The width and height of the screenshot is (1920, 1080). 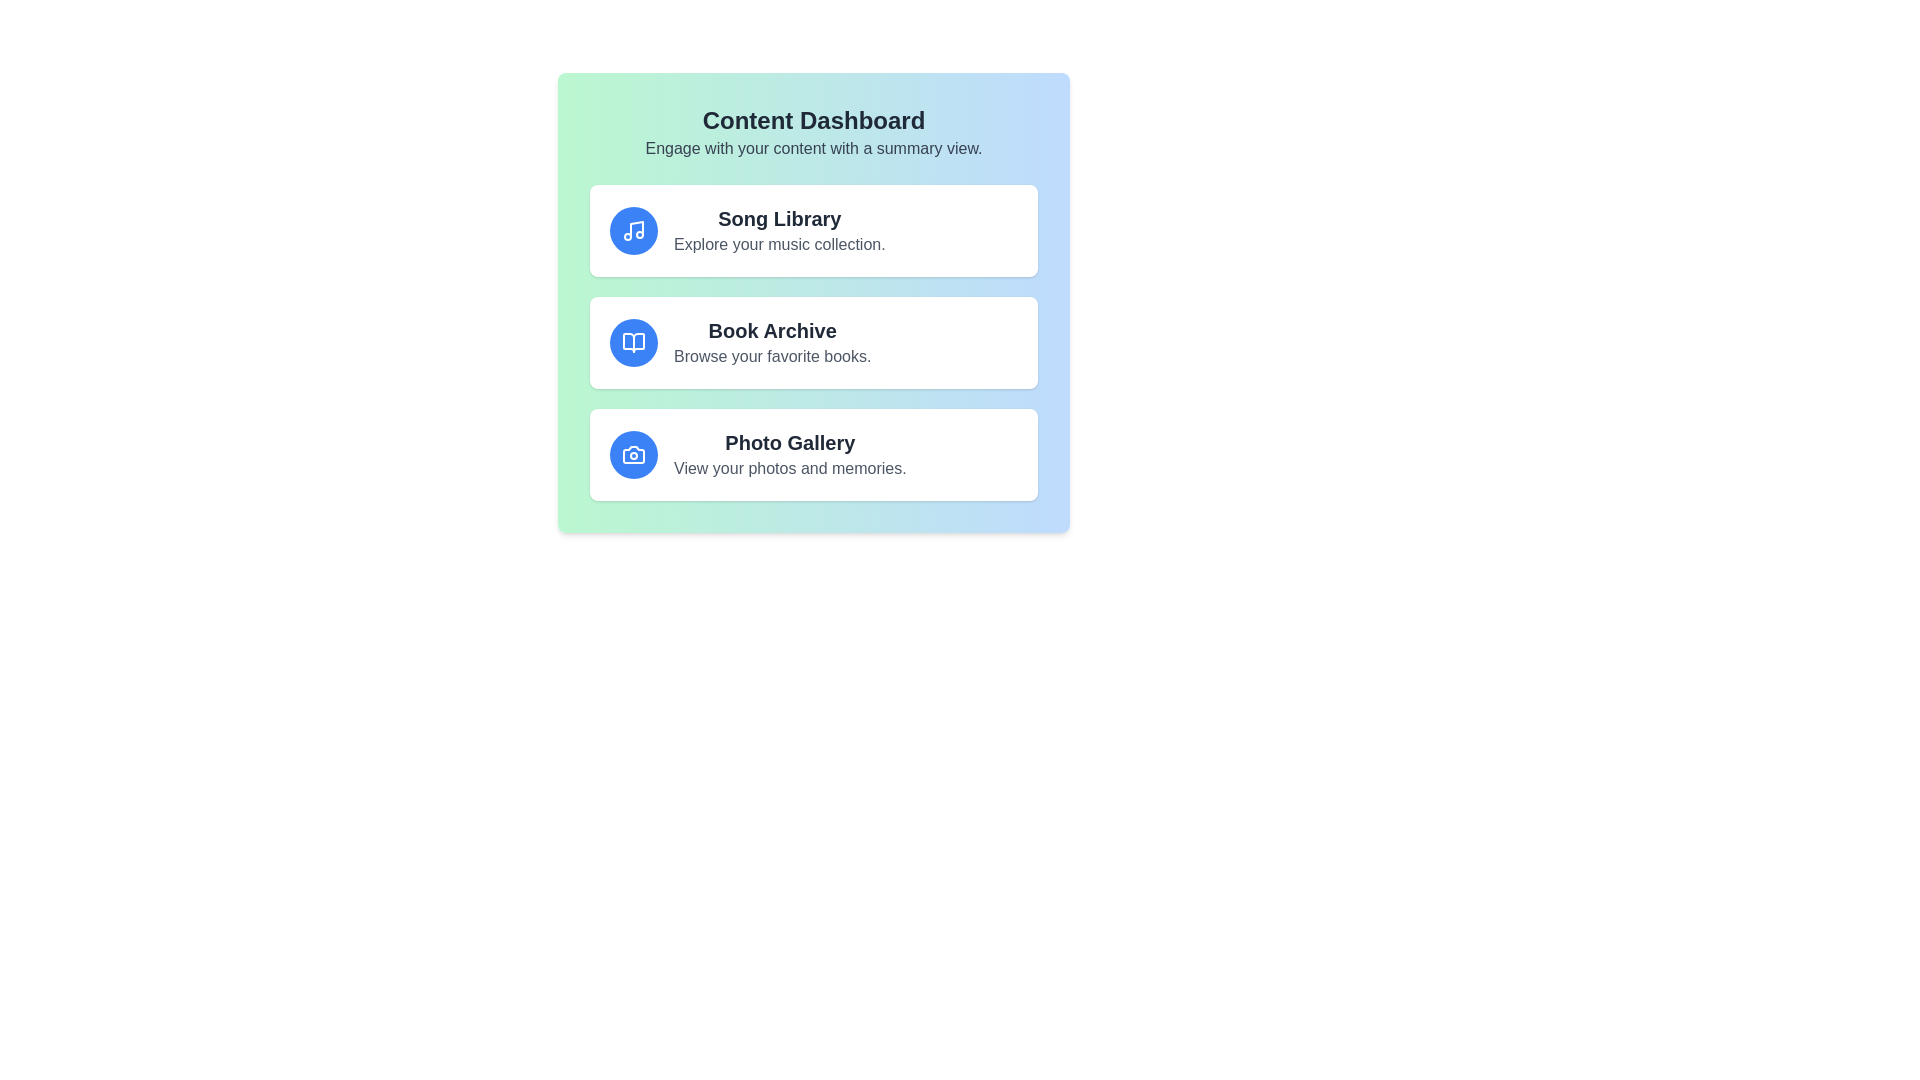 I want to click on the icon for Photo Gallery to explore its visual representation, so click(x=632, y=455).